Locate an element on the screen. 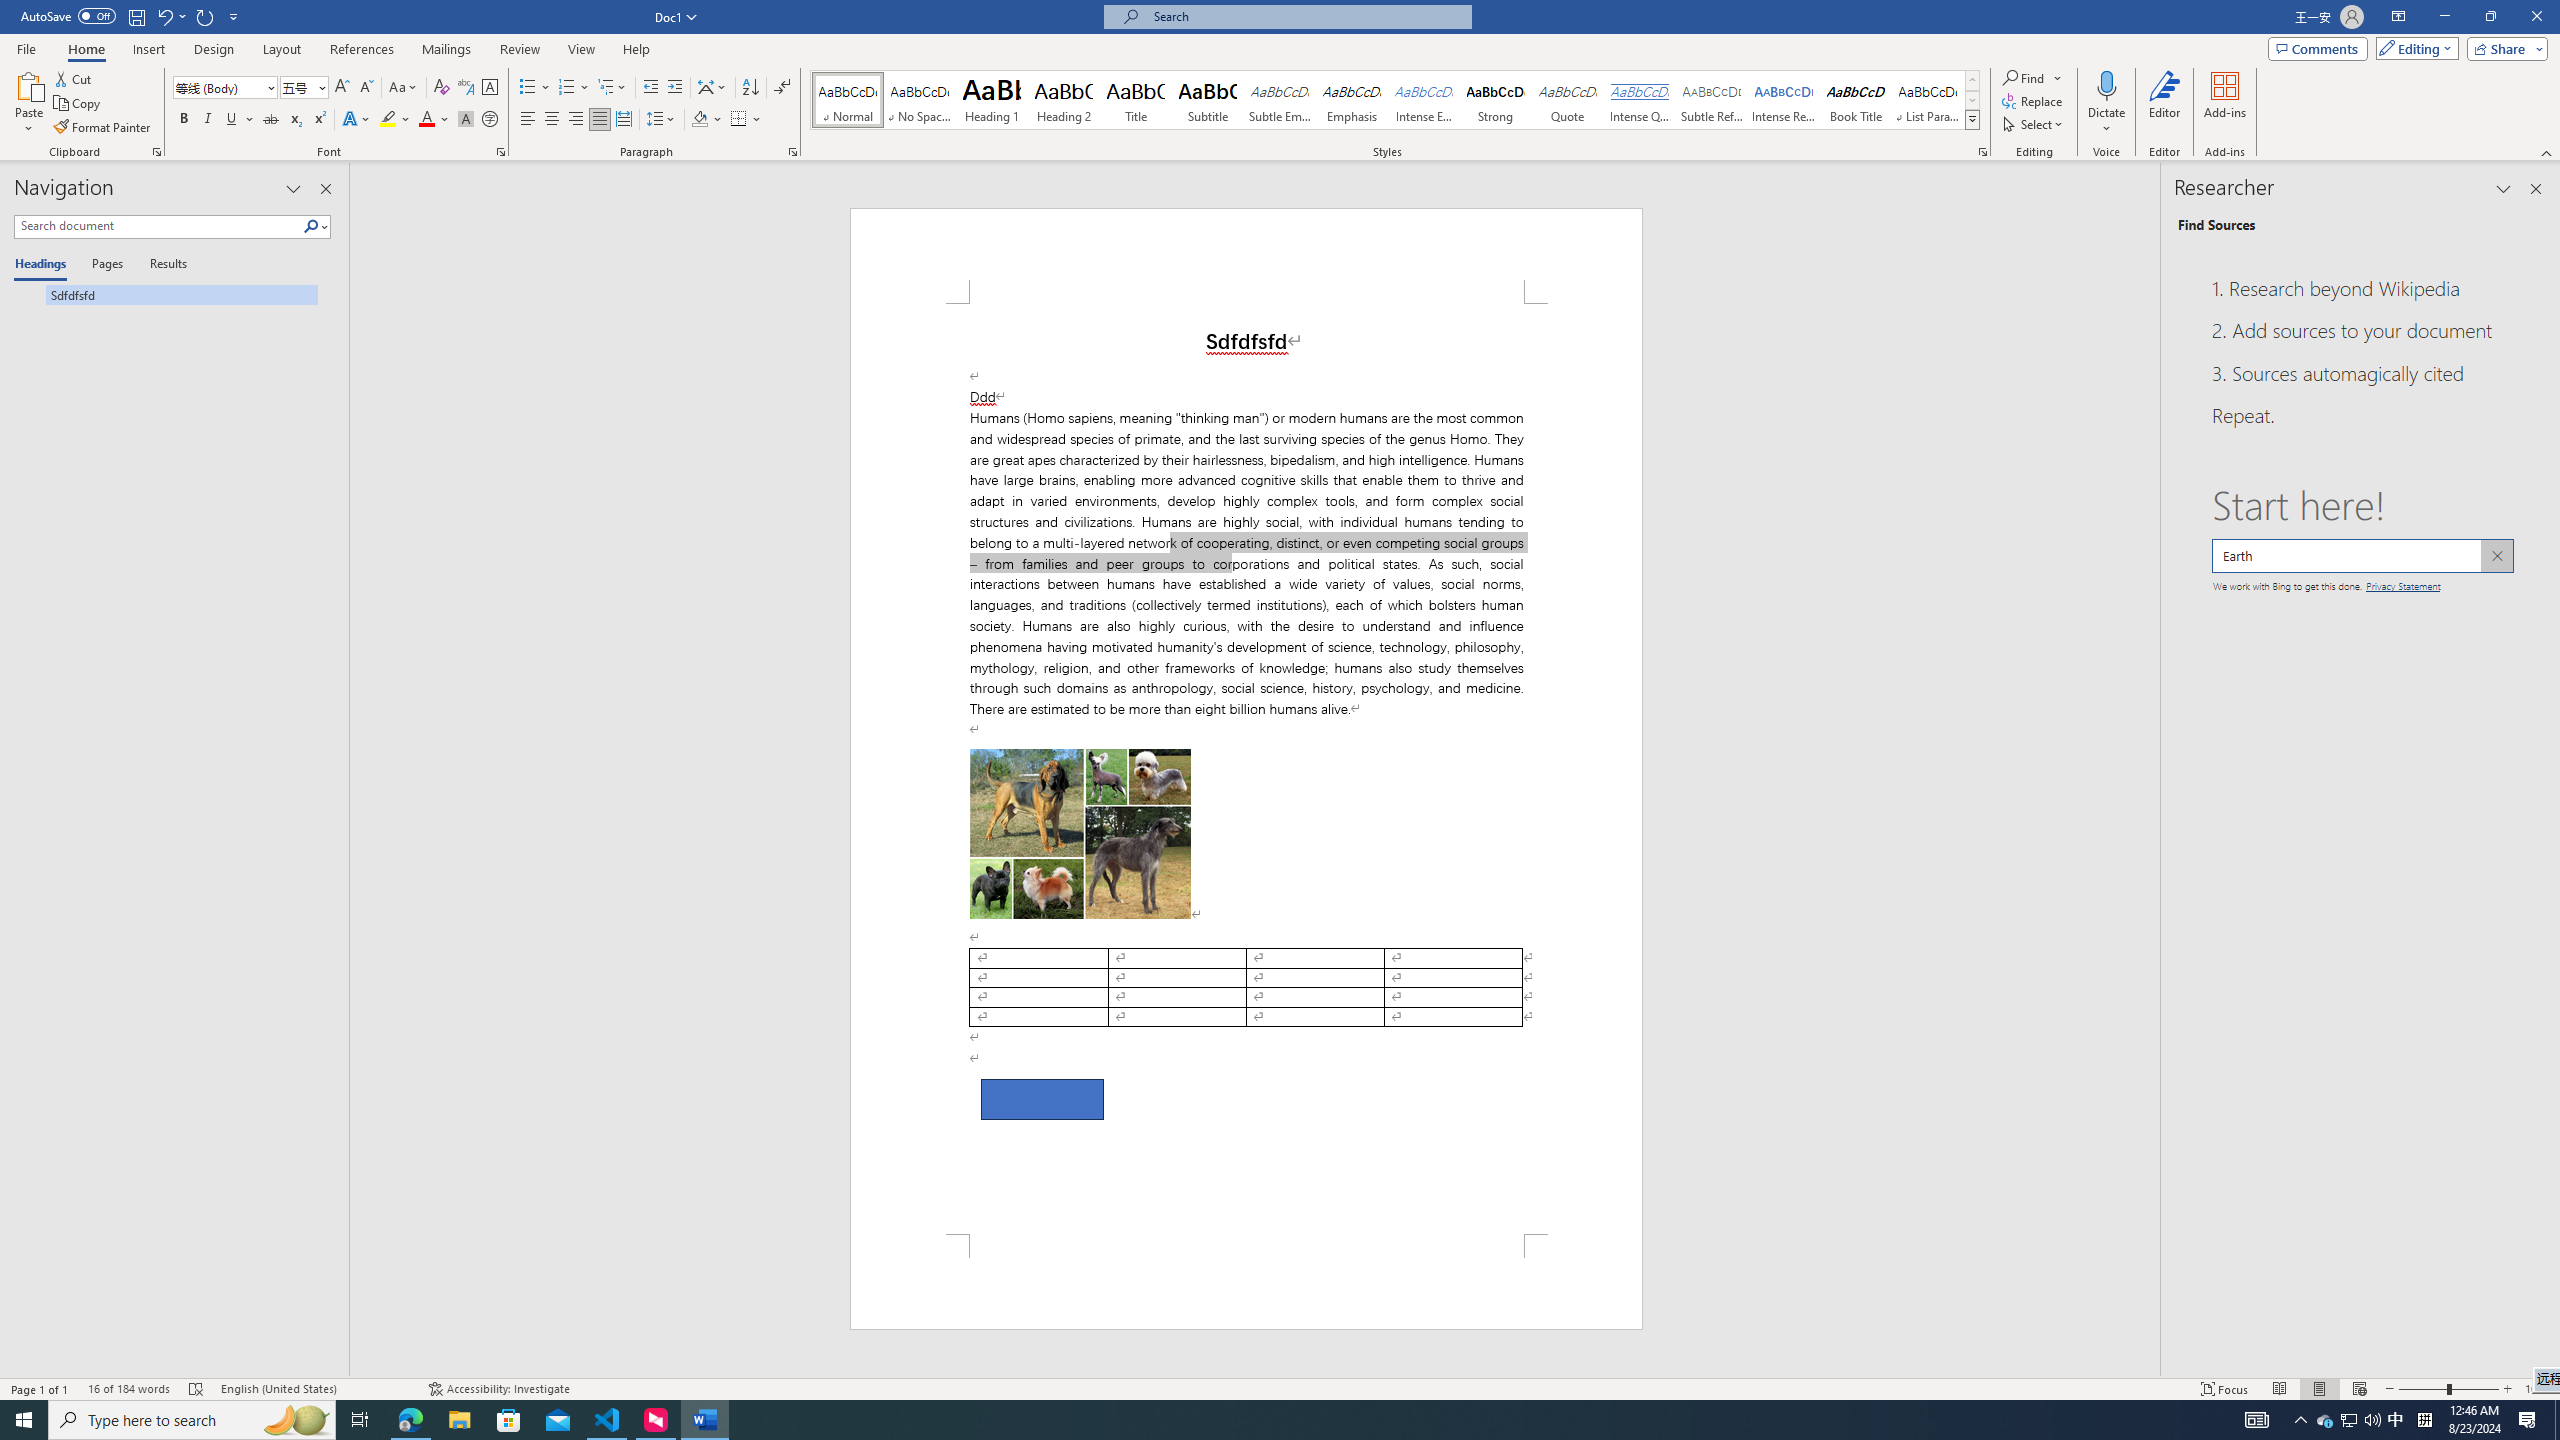 The image size is (2560, 1440). 'References' is located at coordinates (362, 49).